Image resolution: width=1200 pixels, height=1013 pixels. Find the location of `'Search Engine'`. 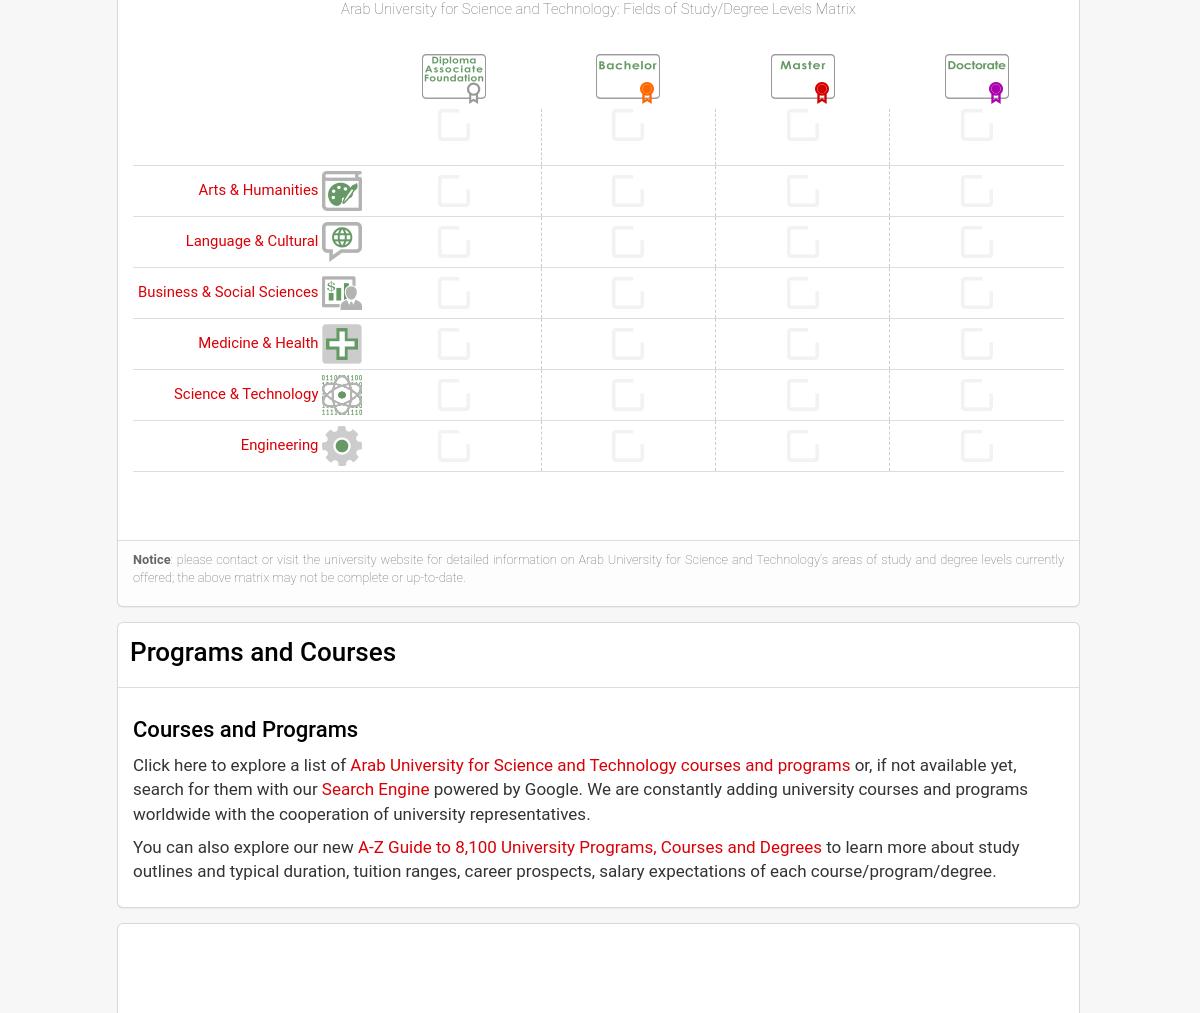

'Search Engine' is located at coordinates (375, 789).